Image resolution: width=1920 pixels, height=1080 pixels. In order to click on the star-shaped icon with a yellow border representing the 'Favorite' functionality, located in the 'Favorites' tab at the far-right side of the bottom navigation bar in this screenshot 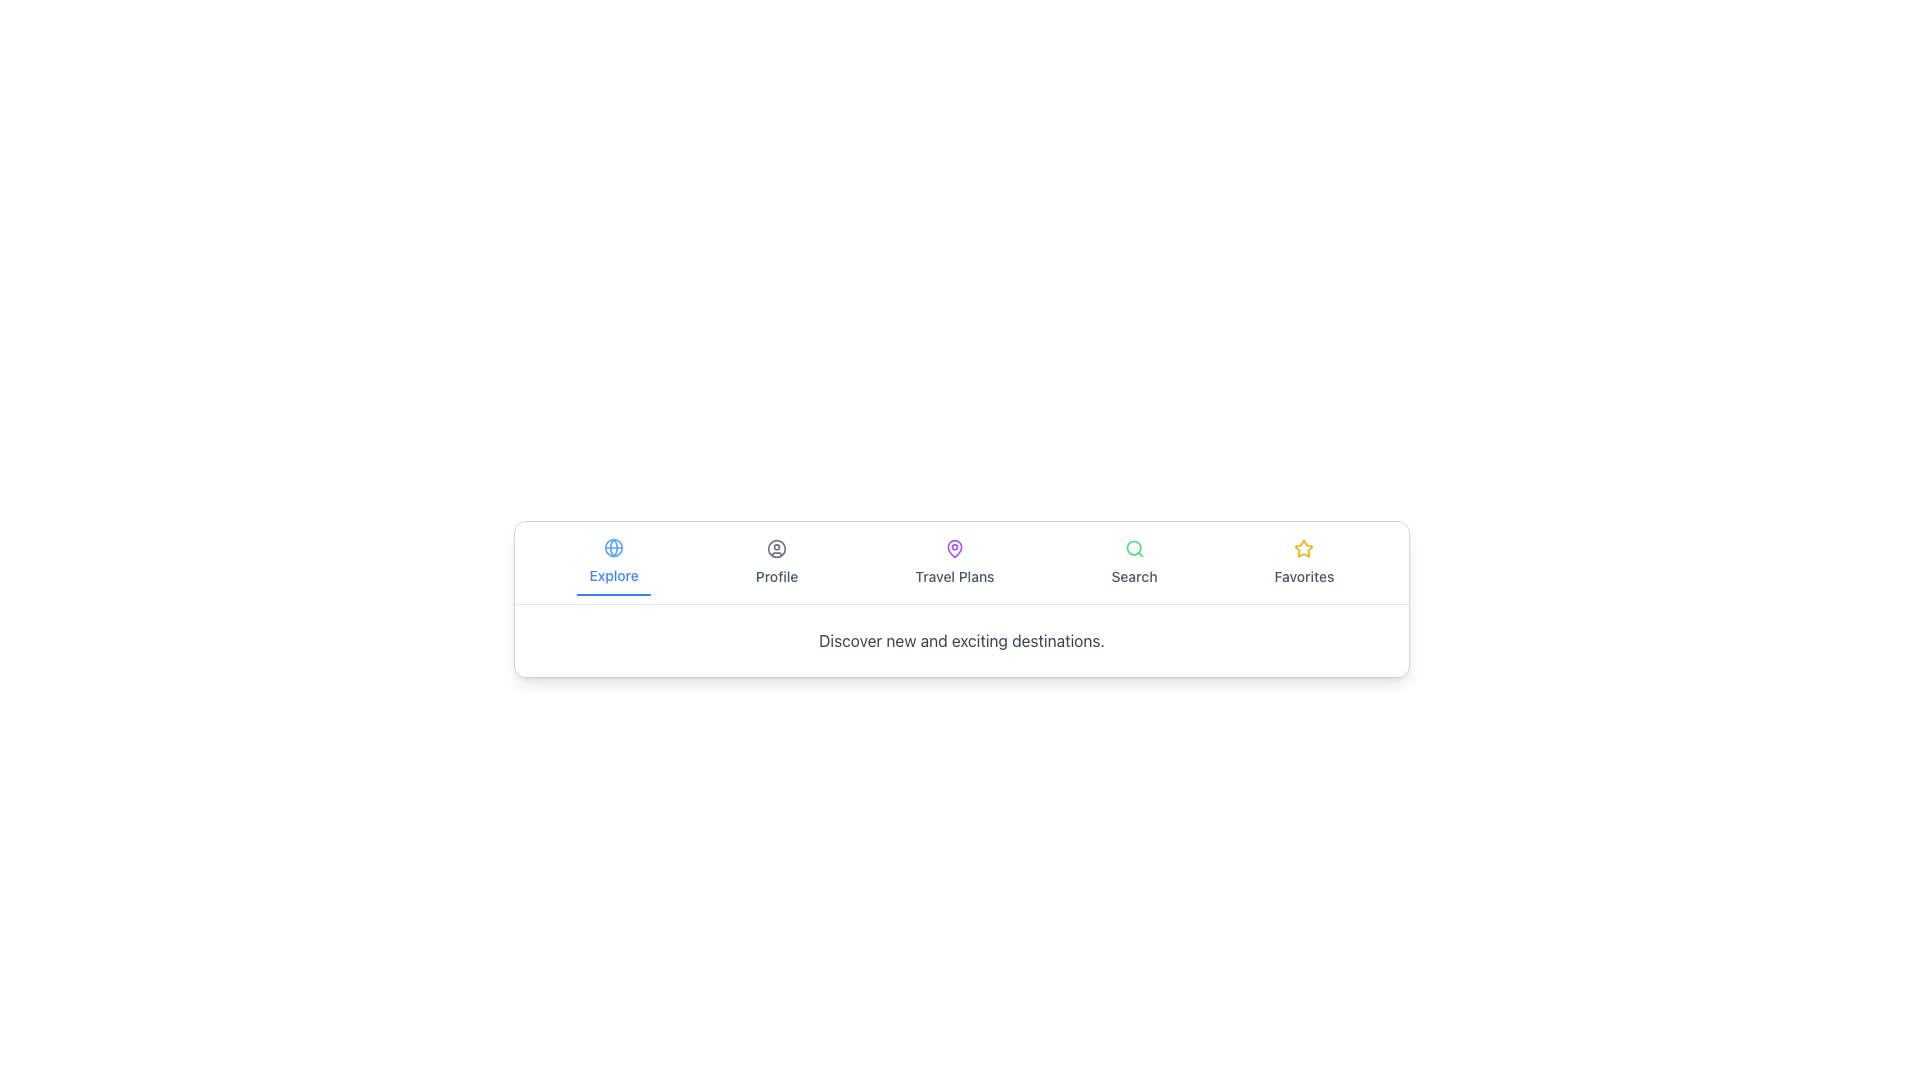, I will do `click(1304, 548)`.